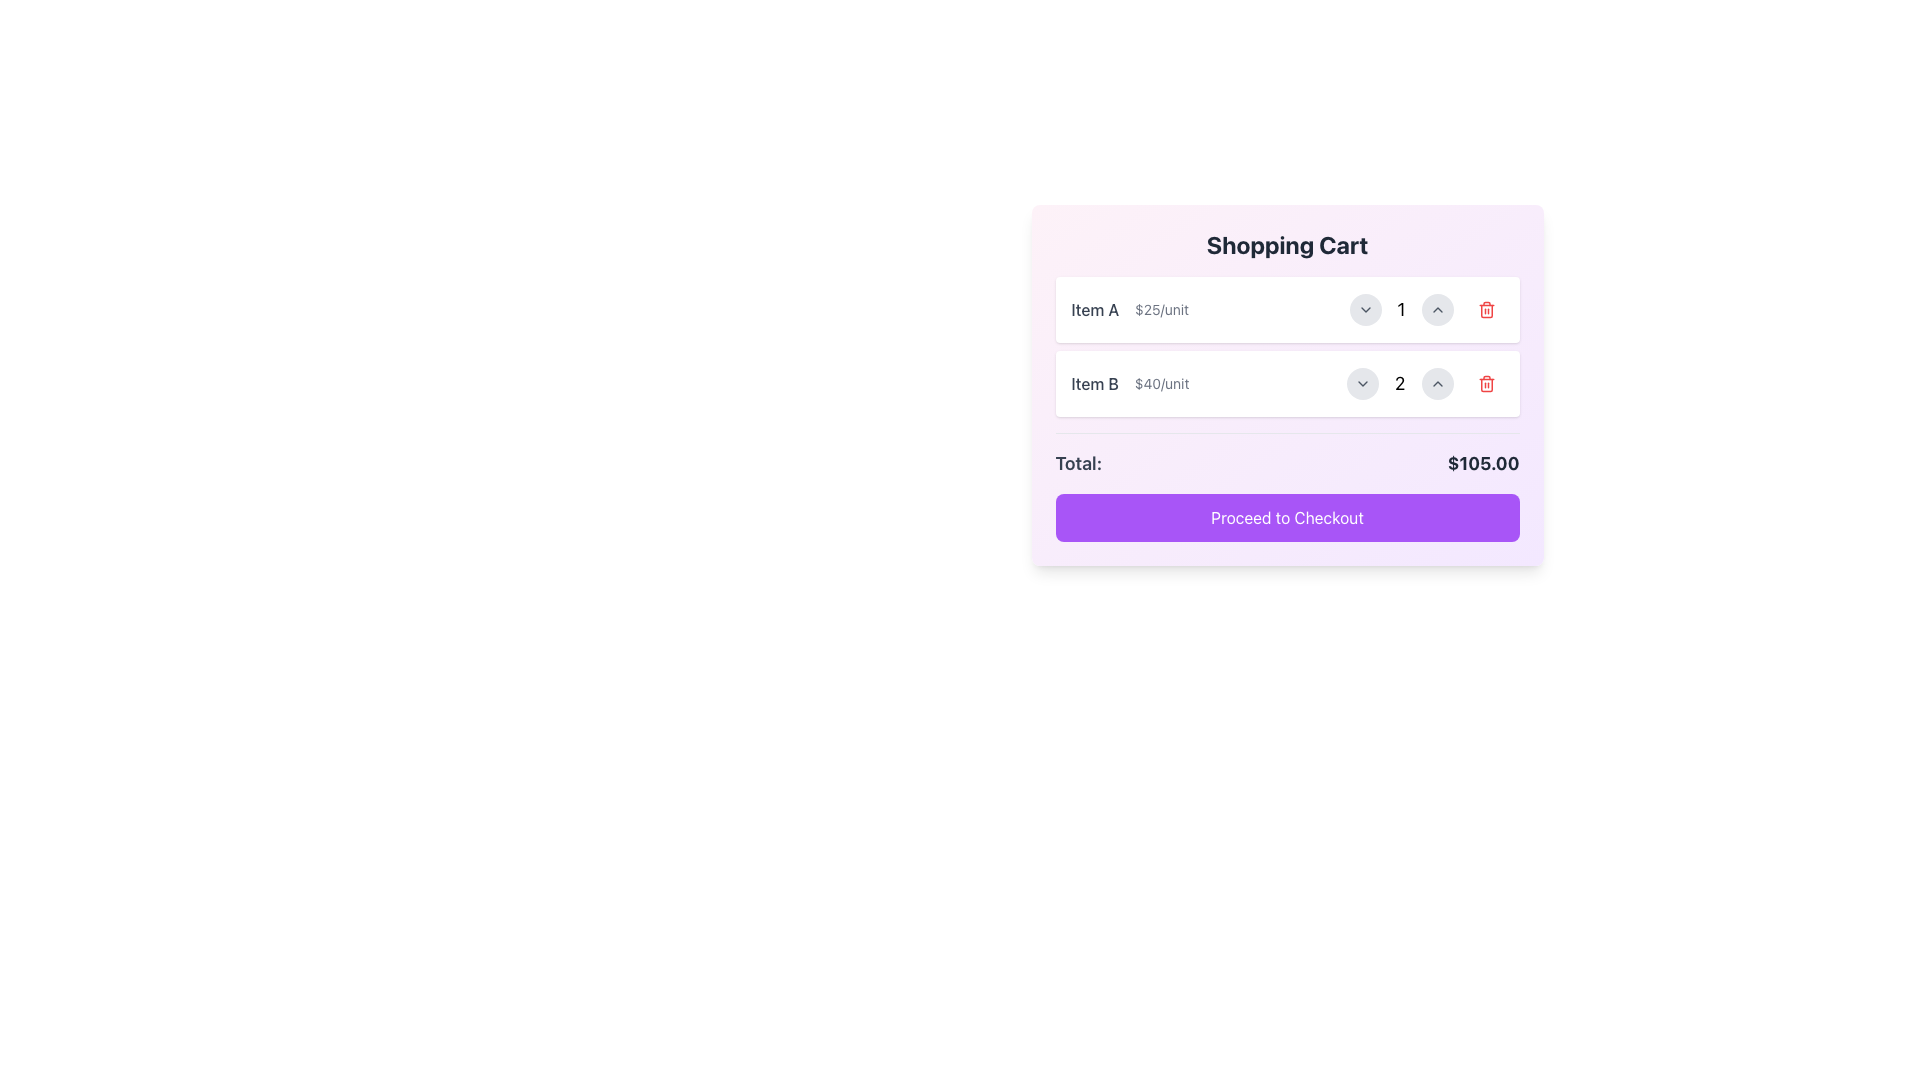 The height and width of the screenshot is (1080, 1920). What do you see at coordinates (1424, 384) in the screenshot?
I see `the Text Display showing the current quantity of 'Item B'` at bounding box center [1424, 384].